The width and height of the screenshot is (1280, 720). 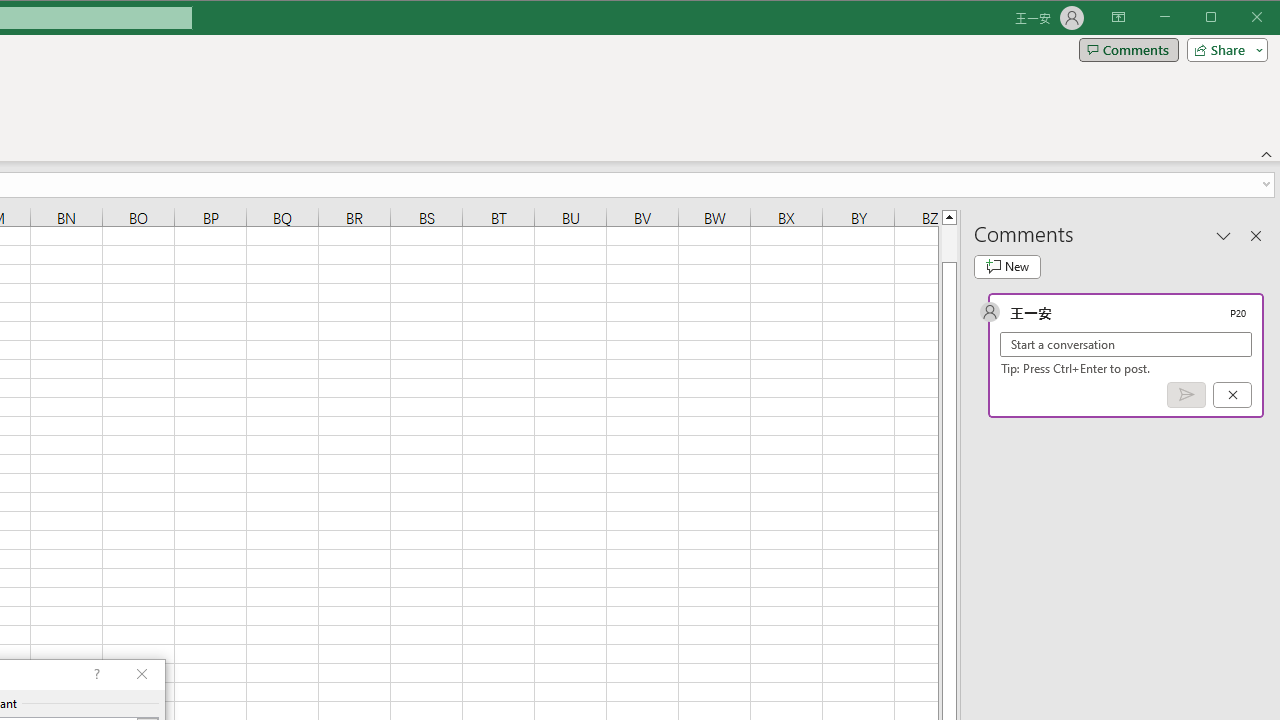 What do you see at coordinates (1007, 266) in the screenshot?
I see `'New comment'` at bounding box center [1007, 266].